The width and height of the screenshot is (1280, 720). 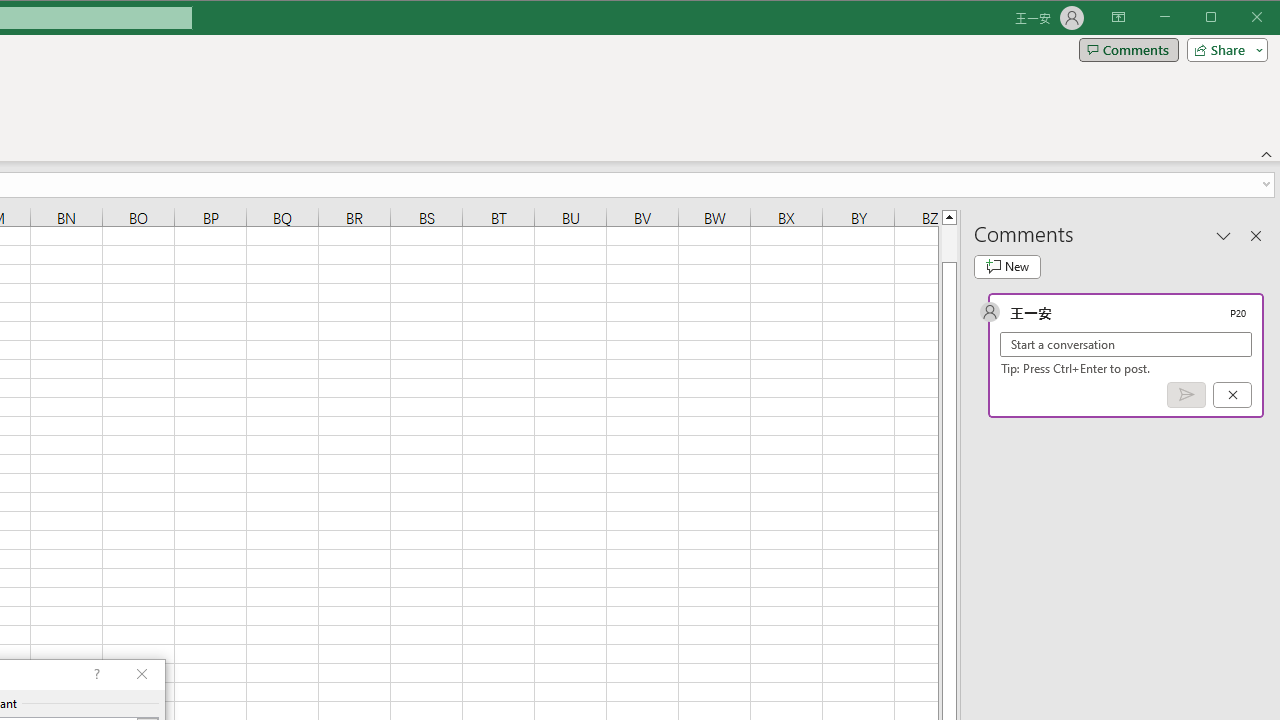 What do you see at coordinates (1007, 266) in the screenshot?
I see `'New comment'` at bounding box center [1007, 266].